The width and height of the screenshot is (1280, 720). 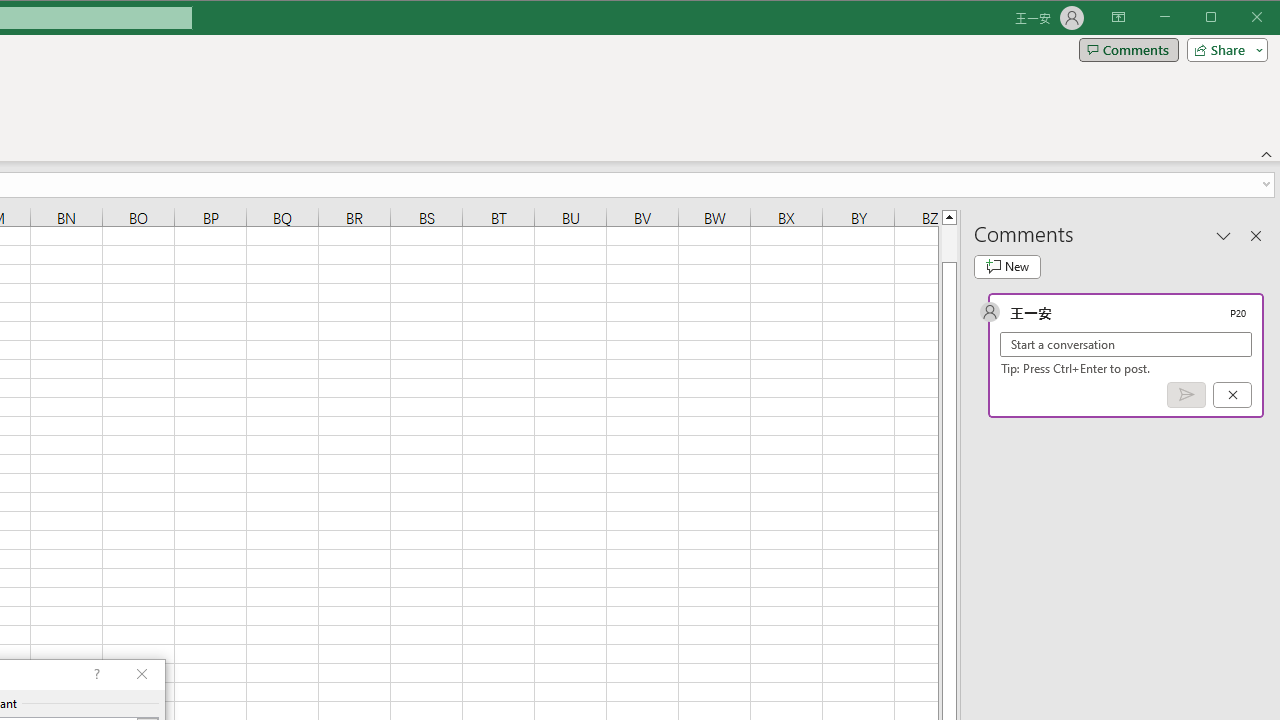 What do you see at coordinates (1007, 266) in the screenshot?
I see `'New comment'` at bounding box center [1007, 266].